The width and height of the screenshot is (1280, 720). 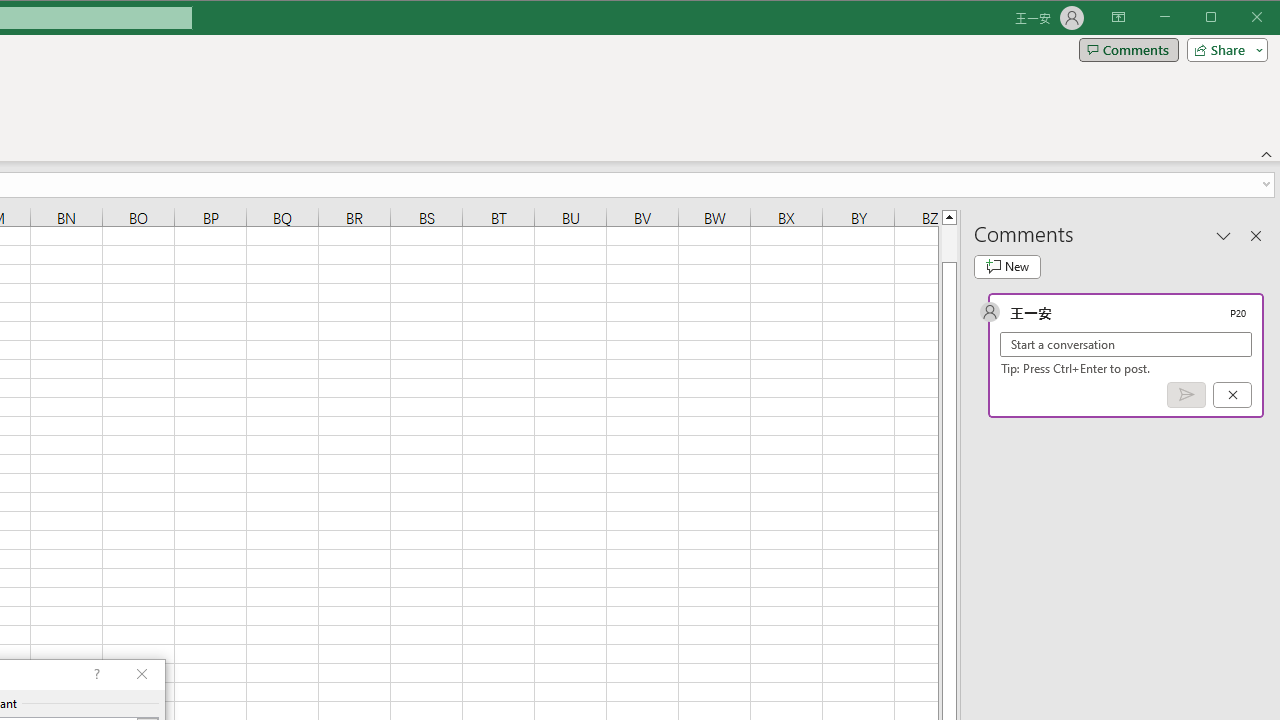 What do you see at coordinates (1007, 266) in the screenshot?
I see `'New comment'` at bounding box center [1007, 266].